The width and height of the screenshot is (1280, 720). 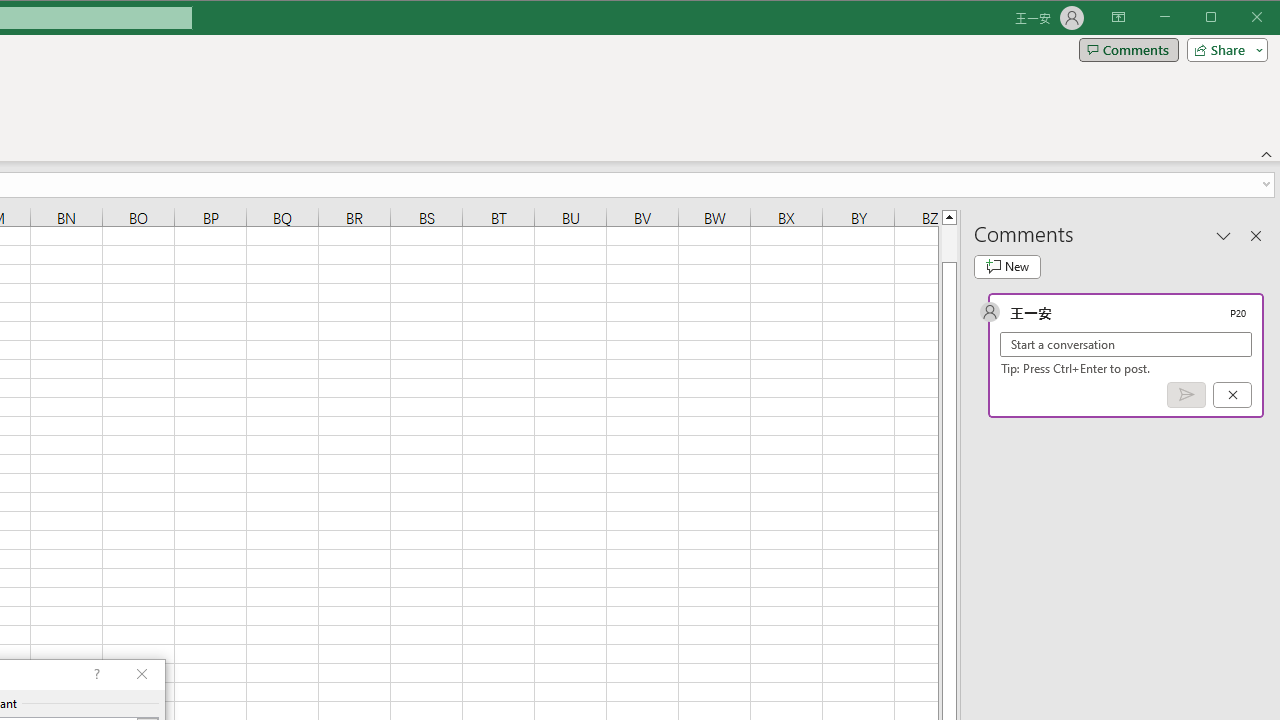 What do you see at coordinates (1007, 266) in the screenshot?
I see `'New comment'` at bounding box center [1007, 266].